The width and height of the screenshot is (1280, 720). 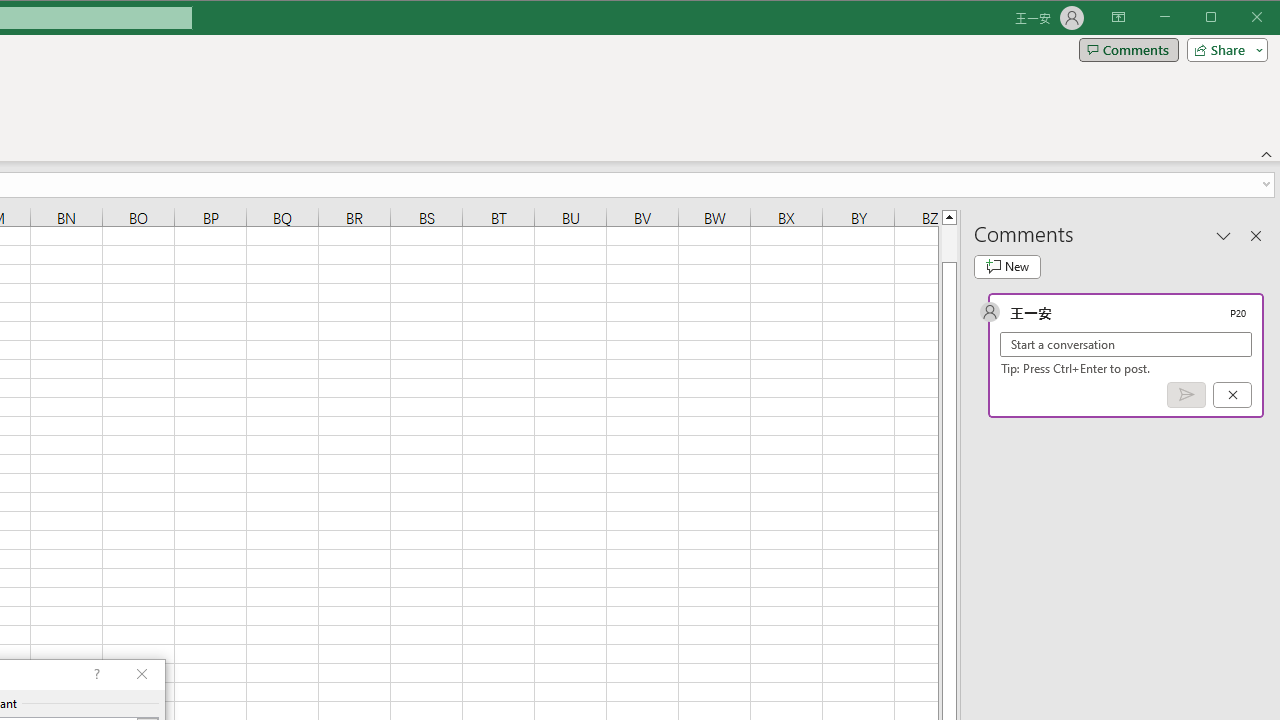 What do you see at coordinates (1007, 266) in the screenshot?
I see `'New comment'` at bounding box center [1007, 266].